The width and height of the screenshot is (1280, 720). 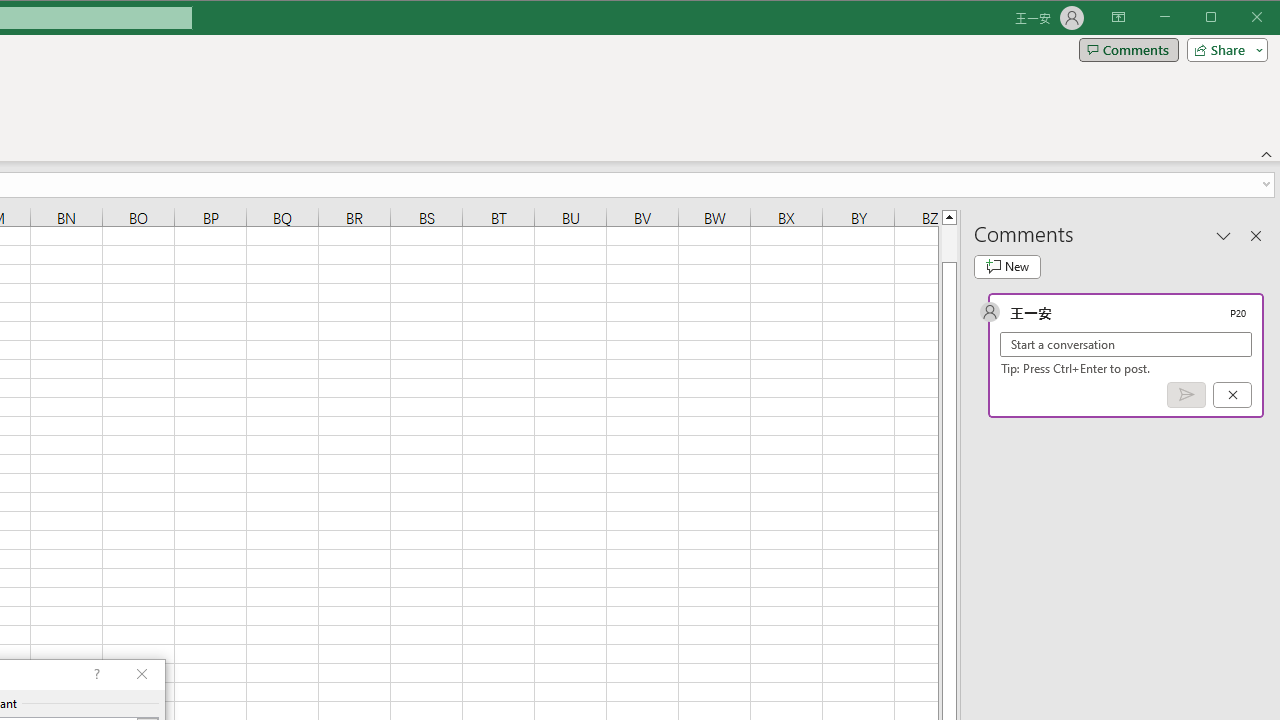 What do you see at coordinates (1007, 266) in the screenshot?
I see `'New comment'` at bounding box center [1007, 266].